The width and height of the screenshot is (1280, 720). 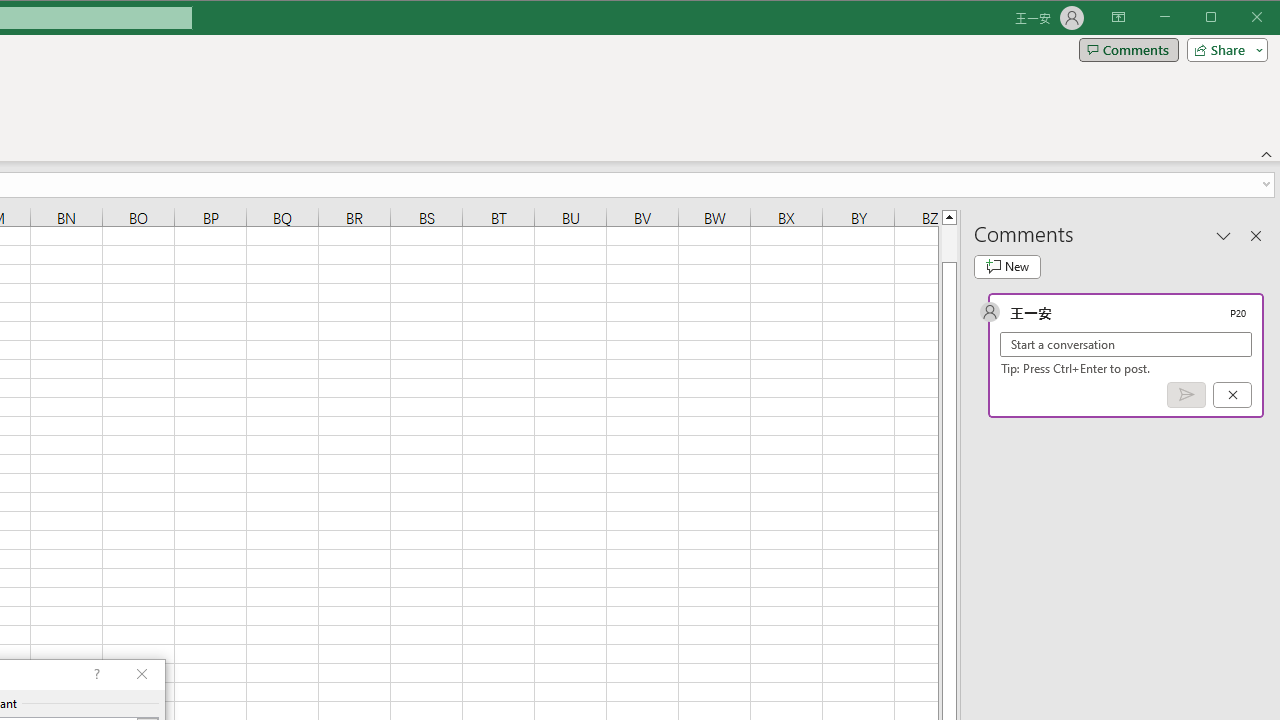 What do you see at coordinates (1007, 266) in the screenshot?
I see `'New comment'` at bounding box center [1007, 266].